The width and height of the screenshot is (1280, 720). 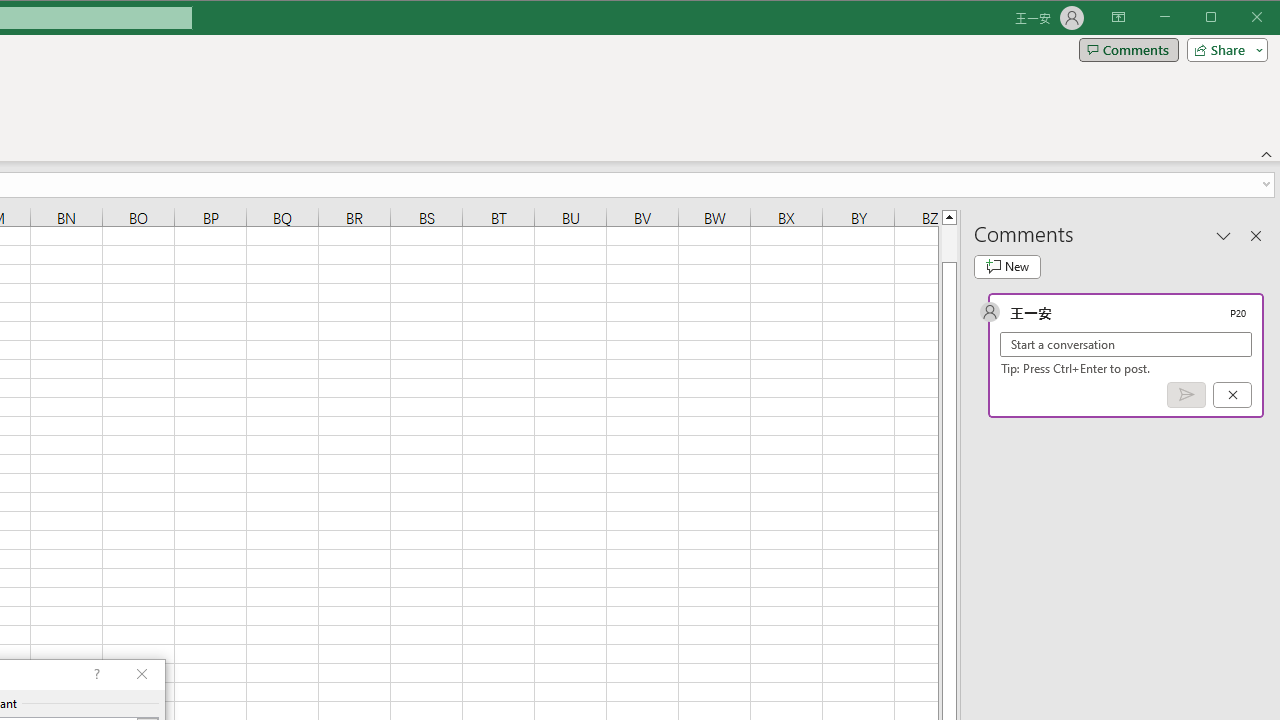 What do you see at coordinates (1007, 266) in the screenshot?
I see `'New comment'` at bounding box center [1007, 266].